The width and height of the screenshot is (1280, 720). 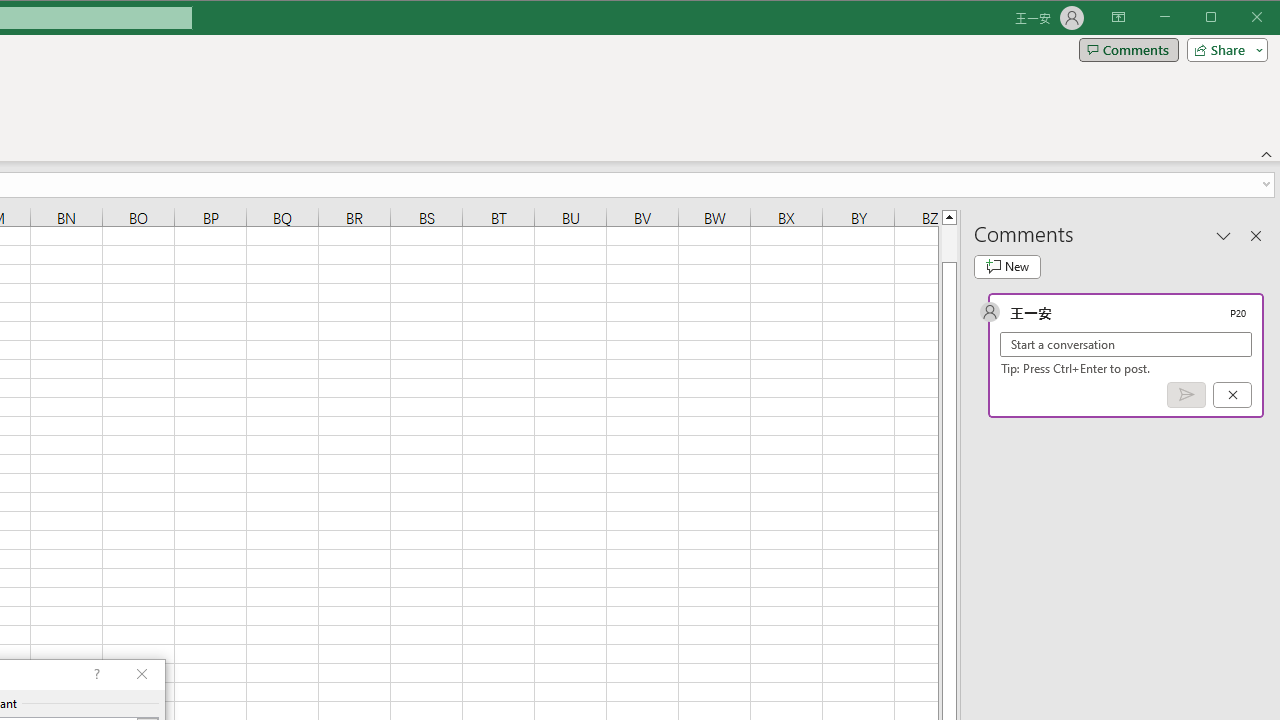 What do you see at coordinates (1007, 266) in the screenshot?
I see `'New comment'` at bounding box center [1007, 266].